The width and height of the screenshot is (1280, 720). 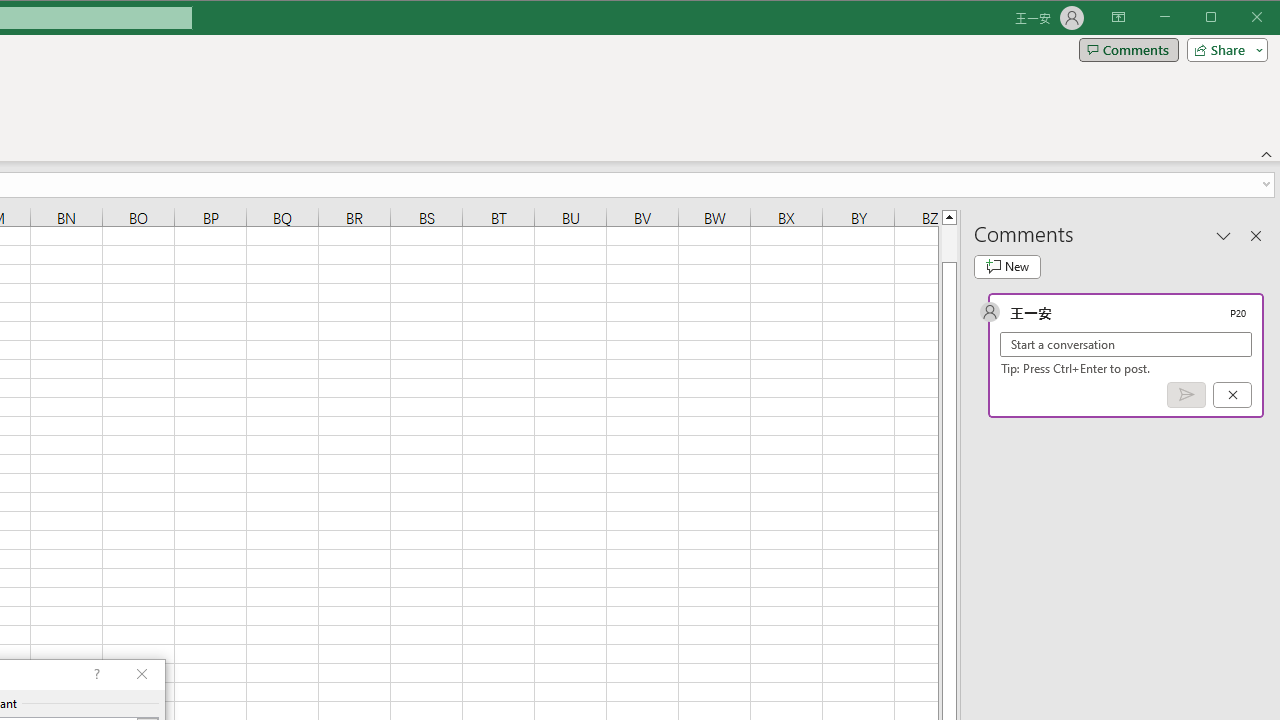 What do you see at coordinates (1007, 266) in the screenshot?
I see `'New comment'` at bounding box center [1007, 266].